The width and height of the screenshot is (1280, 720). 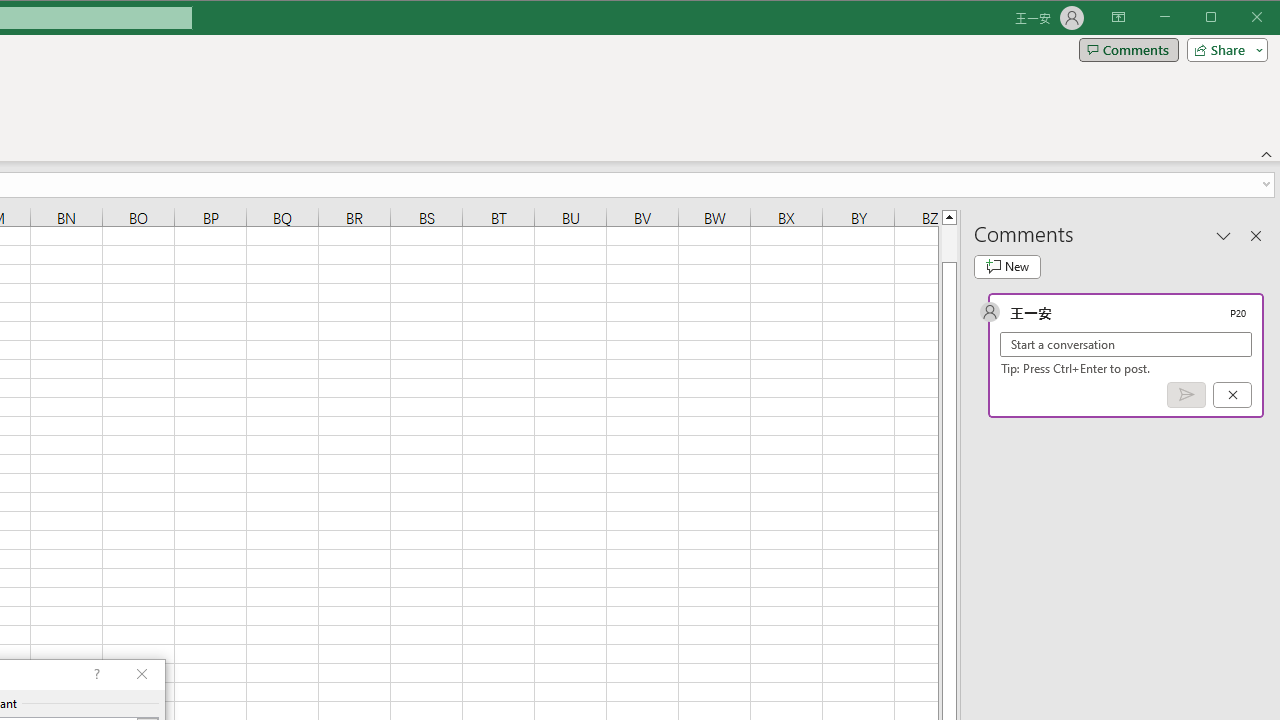 What do you see at coordinates (1007, 266) in the screenshot?
I see `'New comment'` at bounding box center [1007, 266].